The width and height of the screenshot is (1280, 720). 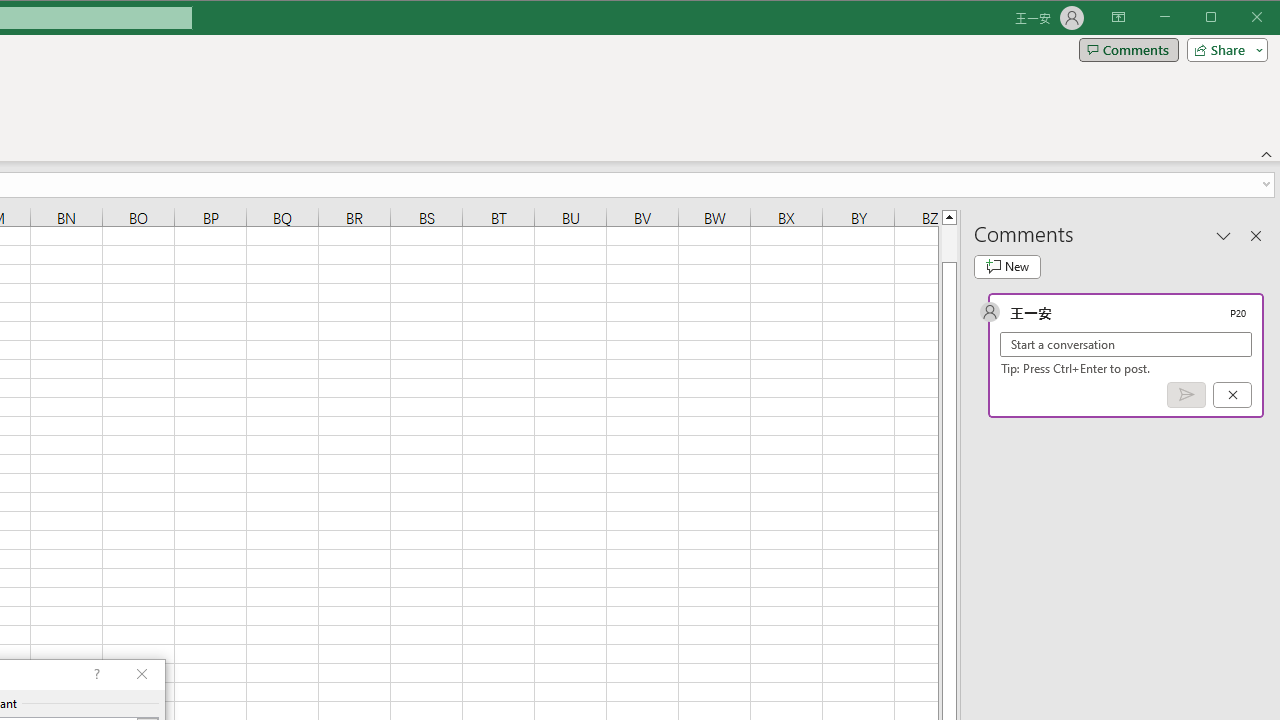 What do you see at coordinates (1007, 266) in the screenshot?
I see `'New comment'` at bounding box center [1007, 266].